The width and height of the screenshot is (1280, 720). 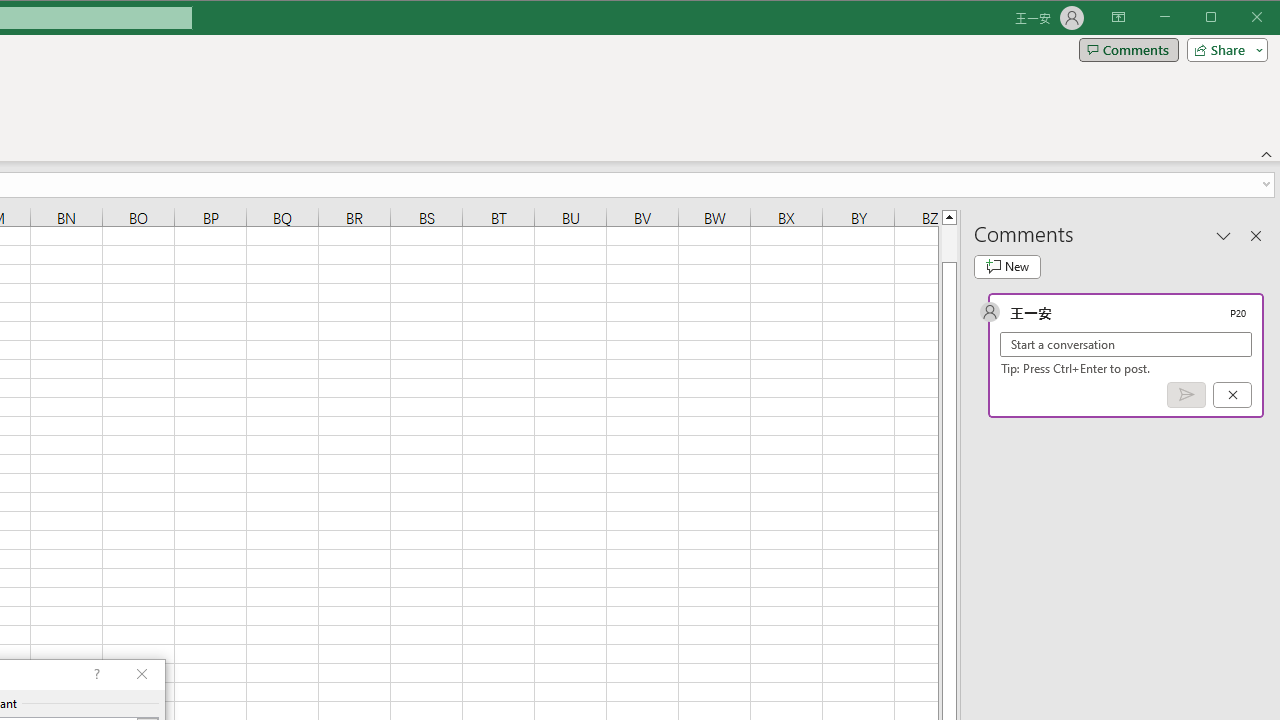 What do you see at coordinates (1007, 266) in the screenshot?
I see `'New comment'` at bounding box center [1007, 266].